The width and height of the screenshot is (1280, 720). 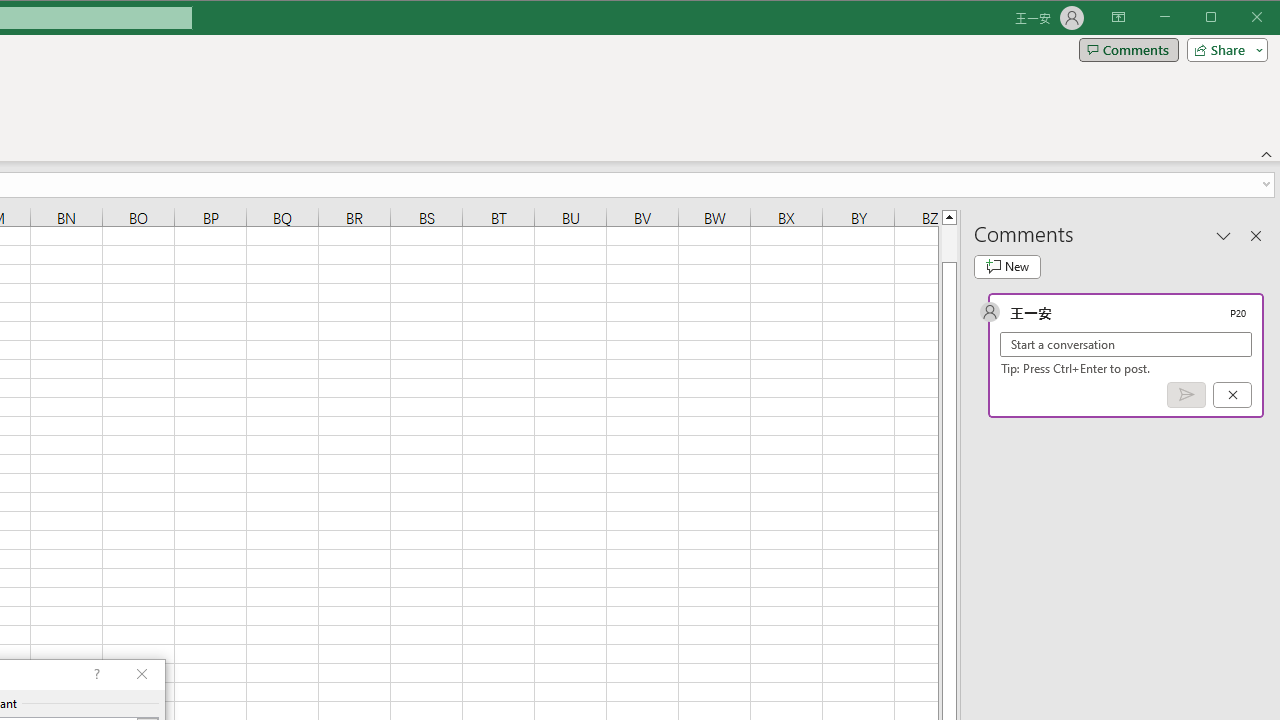 What do you see at coordinates (1007, 266) in the screenshot?
I see `'New comment'` at bounding box center [1007, 266].